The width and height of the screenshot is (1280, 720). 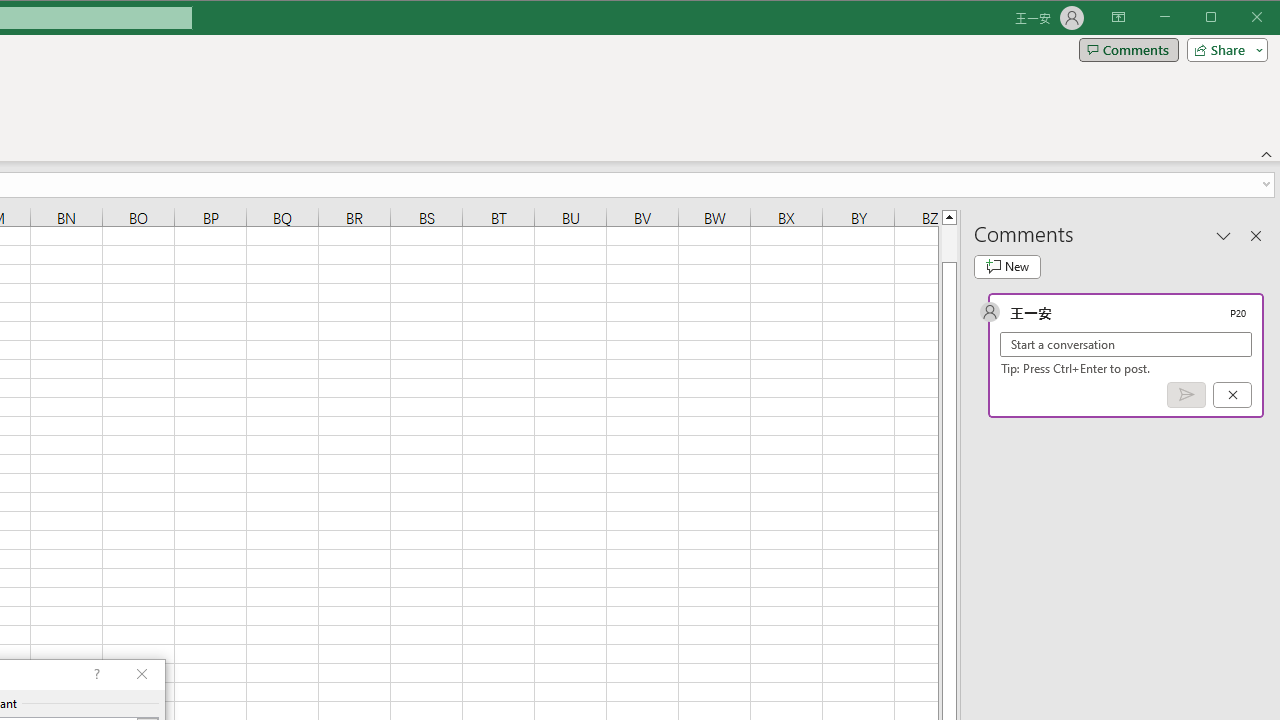 What do you see at coordinates (1007, 266) in the screenshot?
I see `'New comment'` at bounding box center [1007, 266].